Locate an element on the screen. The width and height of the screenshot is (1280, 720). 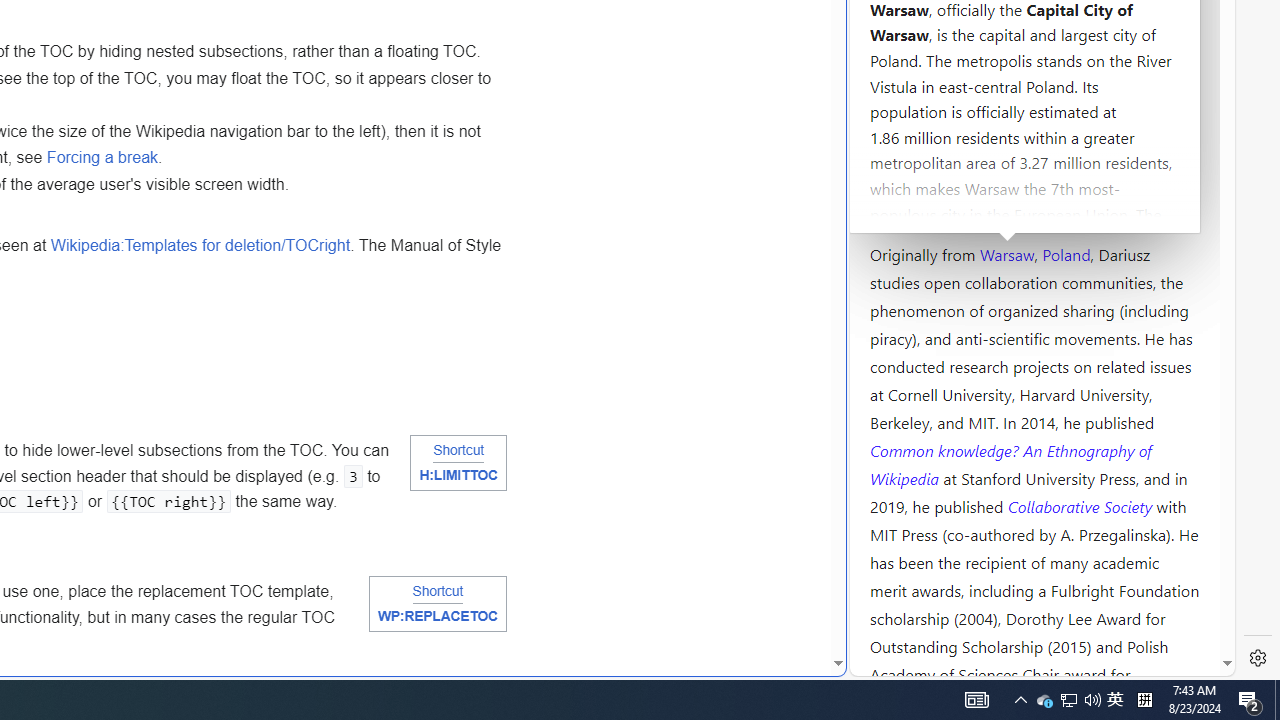
'H:LIMITTOC' is located at coordinates (457, 476).